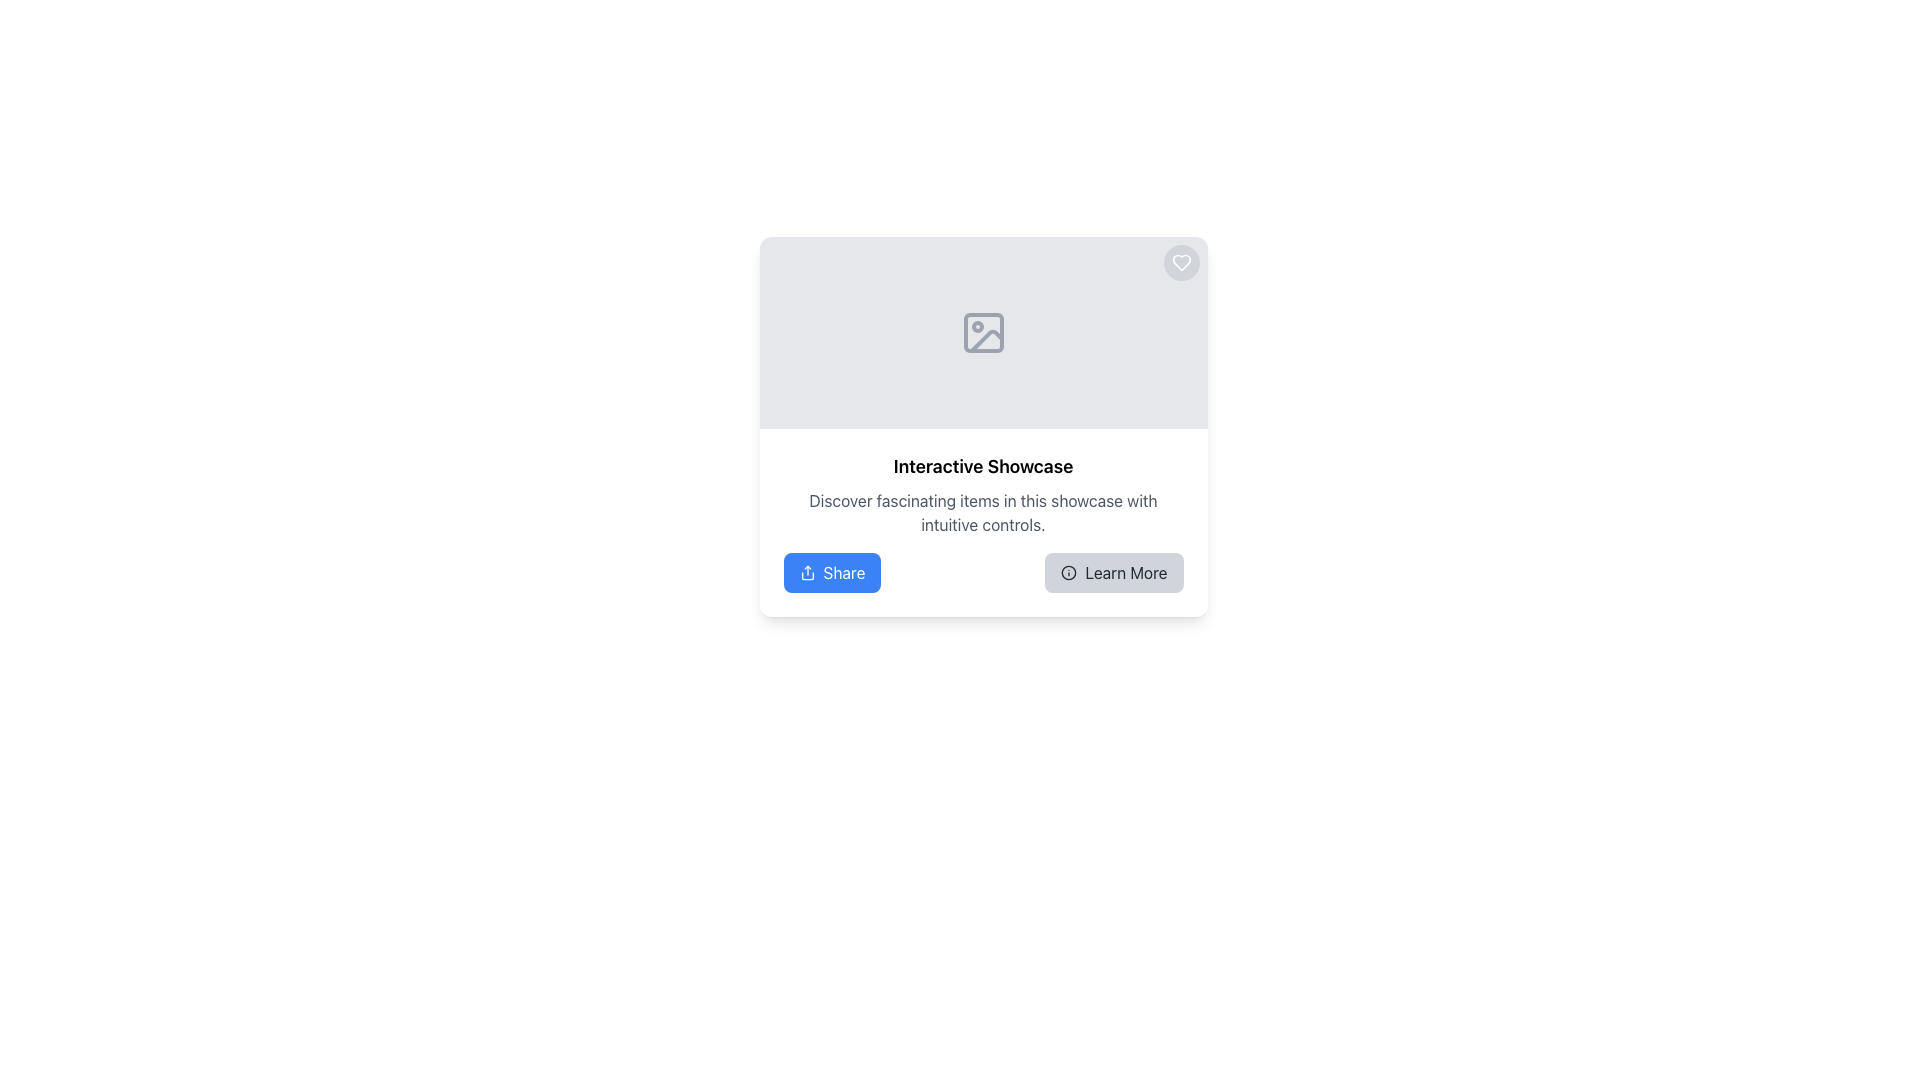 Image resolution: width=1920 pixels, height=1080 pixels. I want to click on the heart-shaped icon with a hollow interior located at the top-right corner of the gray circular button in the card's header area, so click(1181, 261).